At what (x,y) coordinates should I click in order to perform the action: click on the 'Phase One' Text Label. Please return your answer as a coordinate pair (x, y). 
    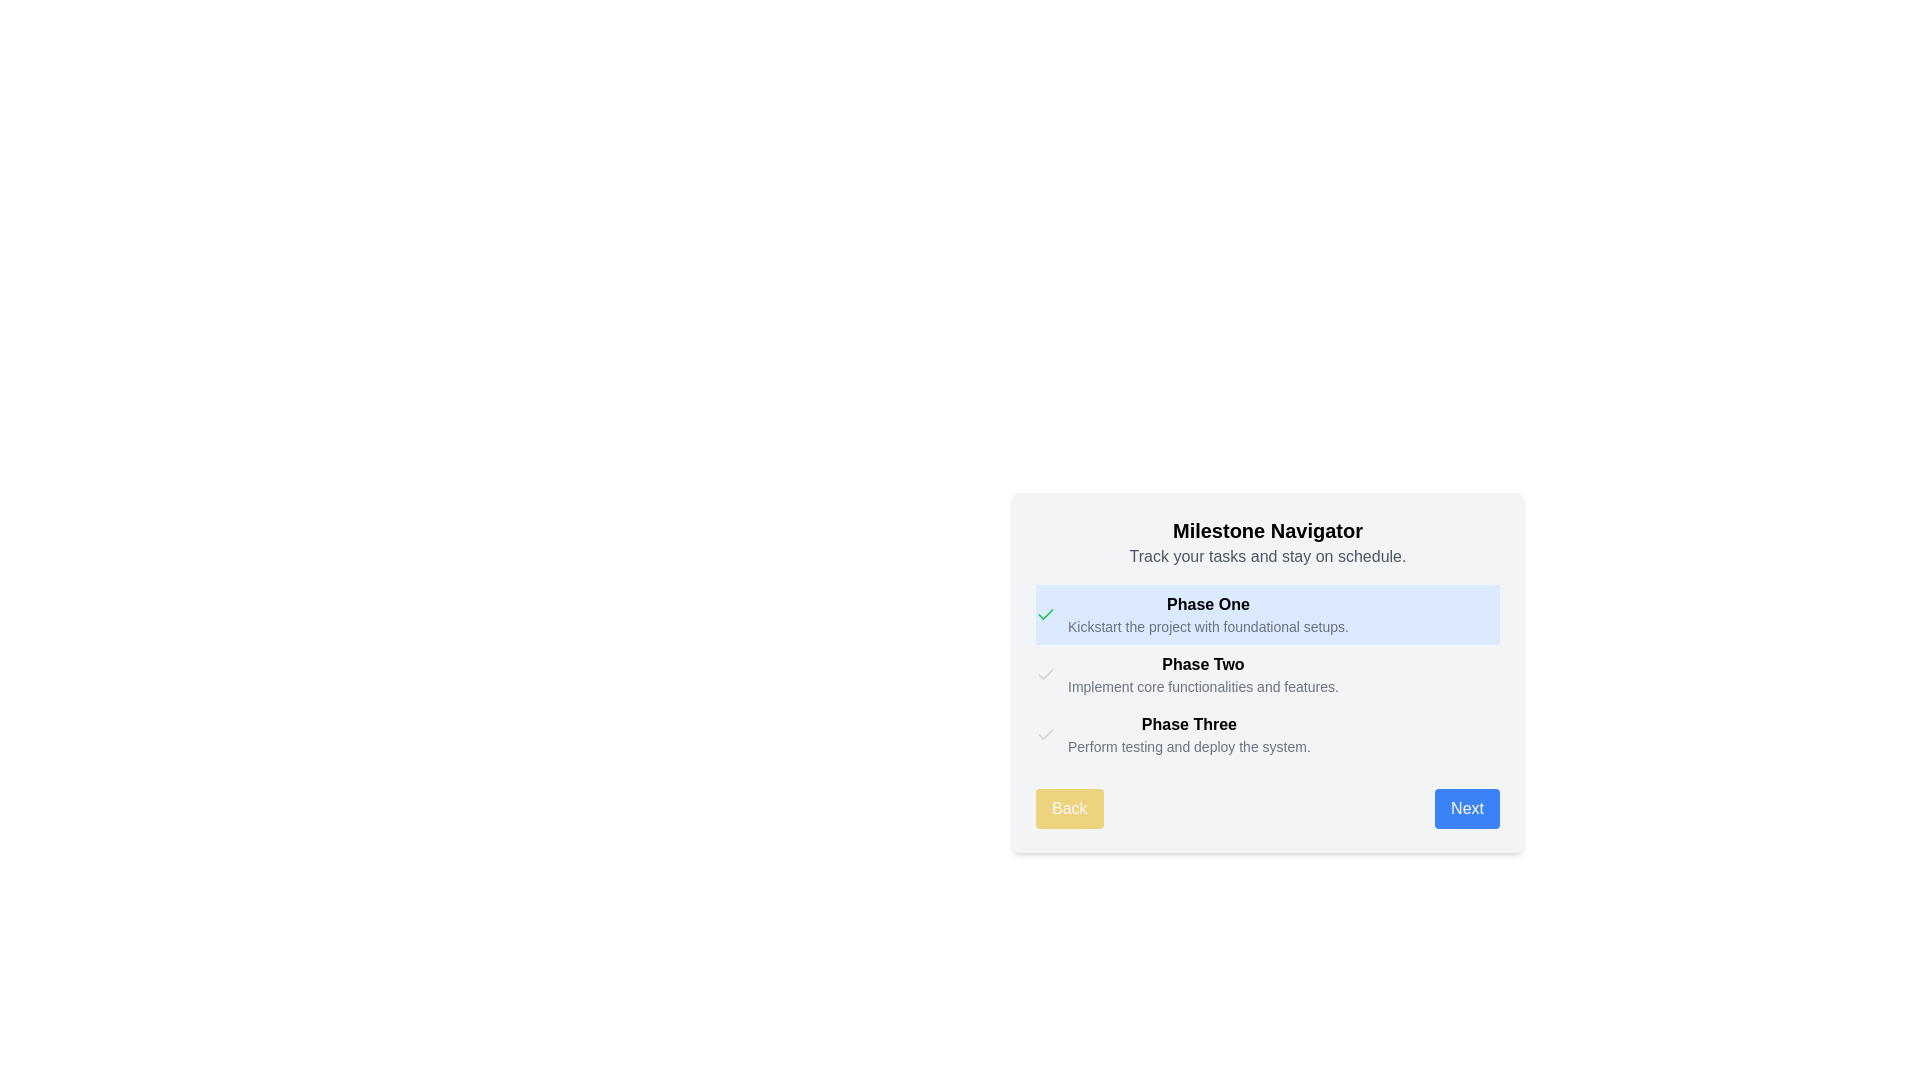
    Looking at the image, I should click on (1207, 604).